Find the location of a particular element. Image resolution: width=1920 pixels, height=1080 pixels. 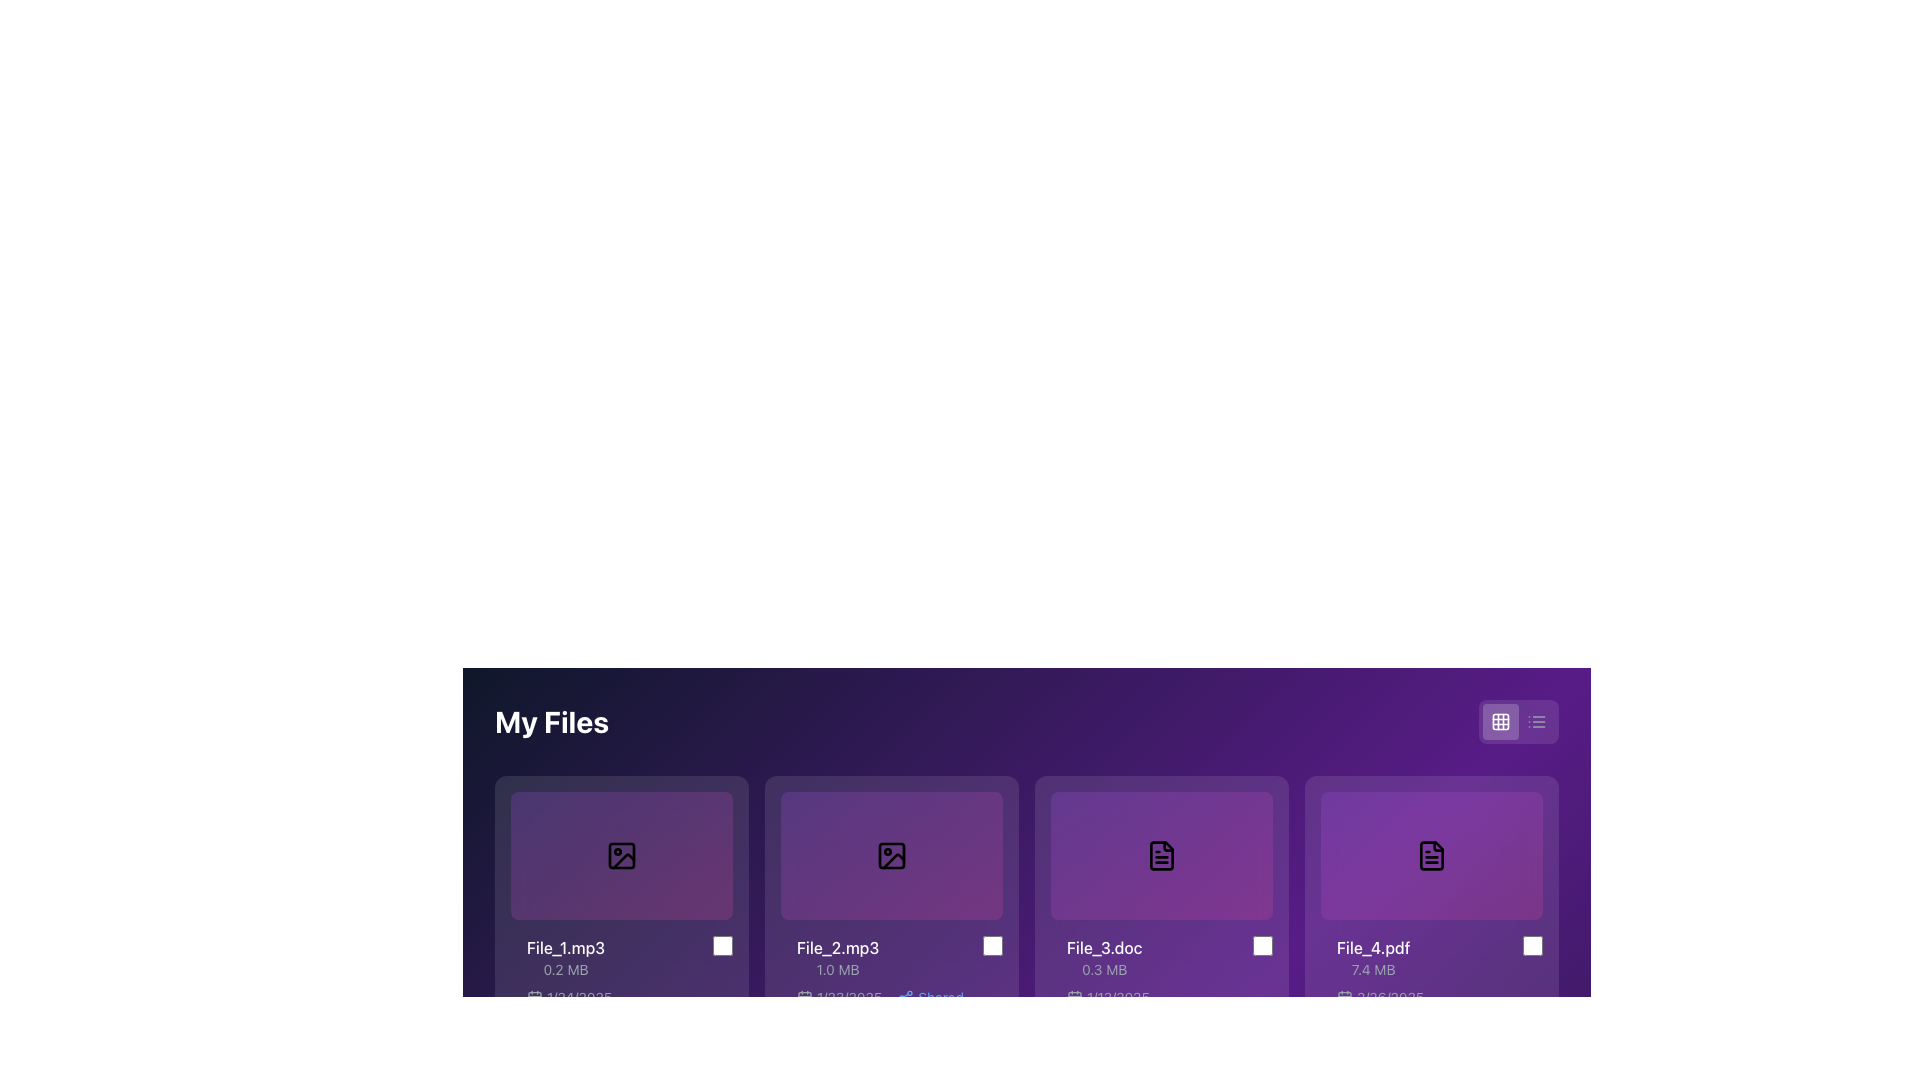

the center of the checkbox associated with the file entry 'File_1.mp3' is located at coordinates (722, 945).